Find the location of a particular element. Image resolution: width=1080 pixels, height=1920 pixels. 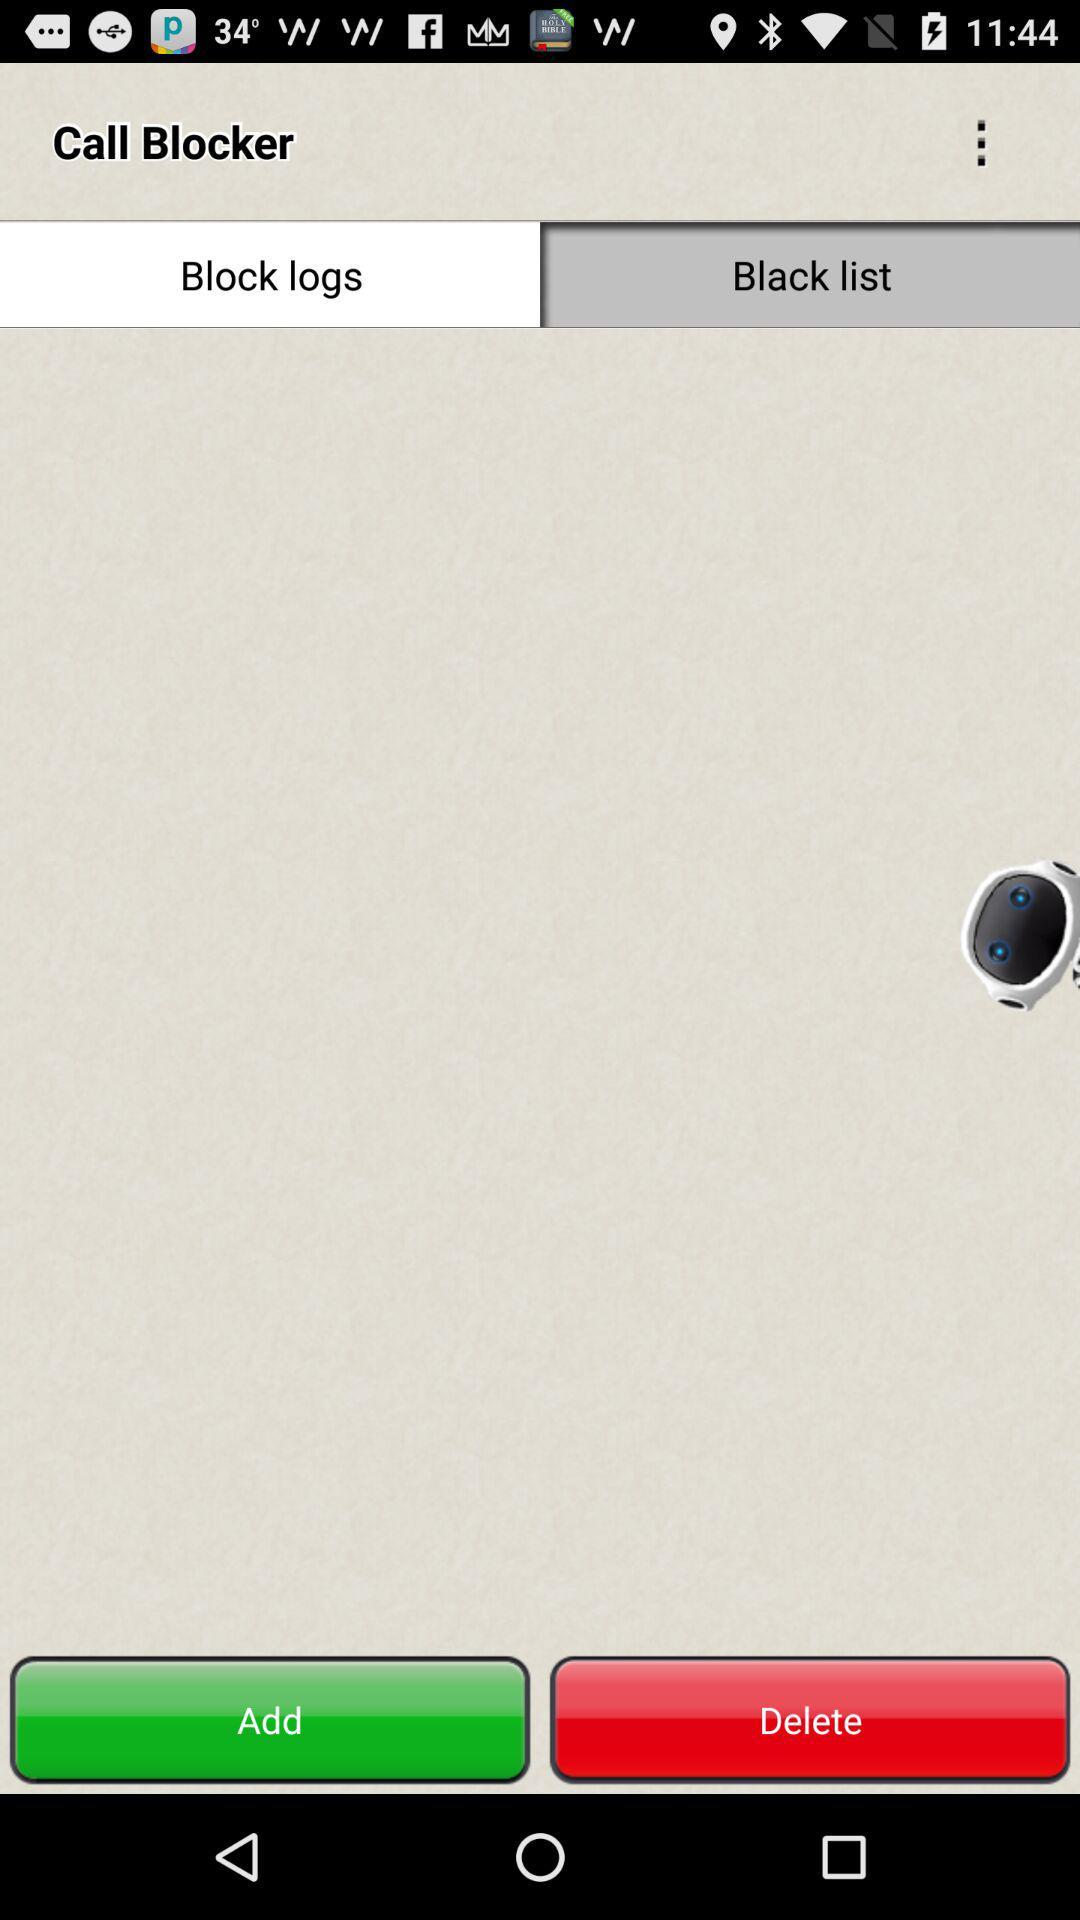

the item above delete item is located at coordinates (1018, 927).